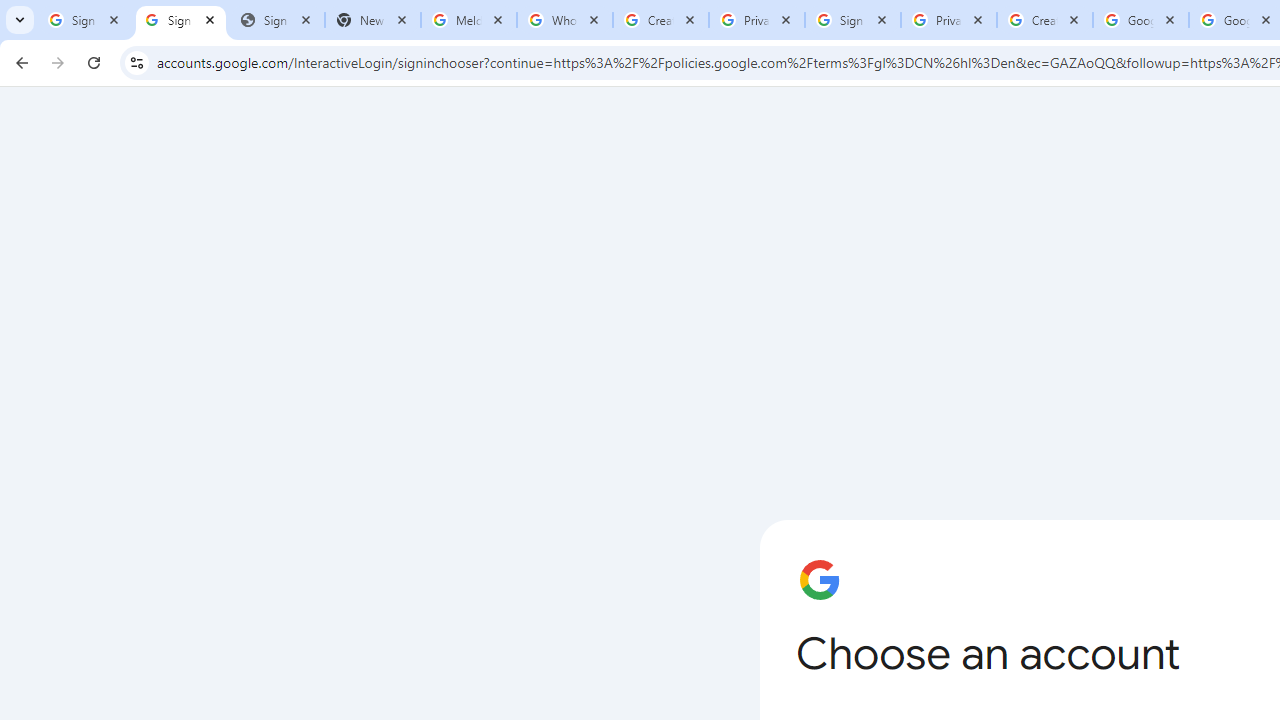 This screenshot has height=720, width=1280. What do you see at coordinates (276, 20) in the screenshot?
I see `'Sign In - USA TODAY'` at bounding box center [276, 20].